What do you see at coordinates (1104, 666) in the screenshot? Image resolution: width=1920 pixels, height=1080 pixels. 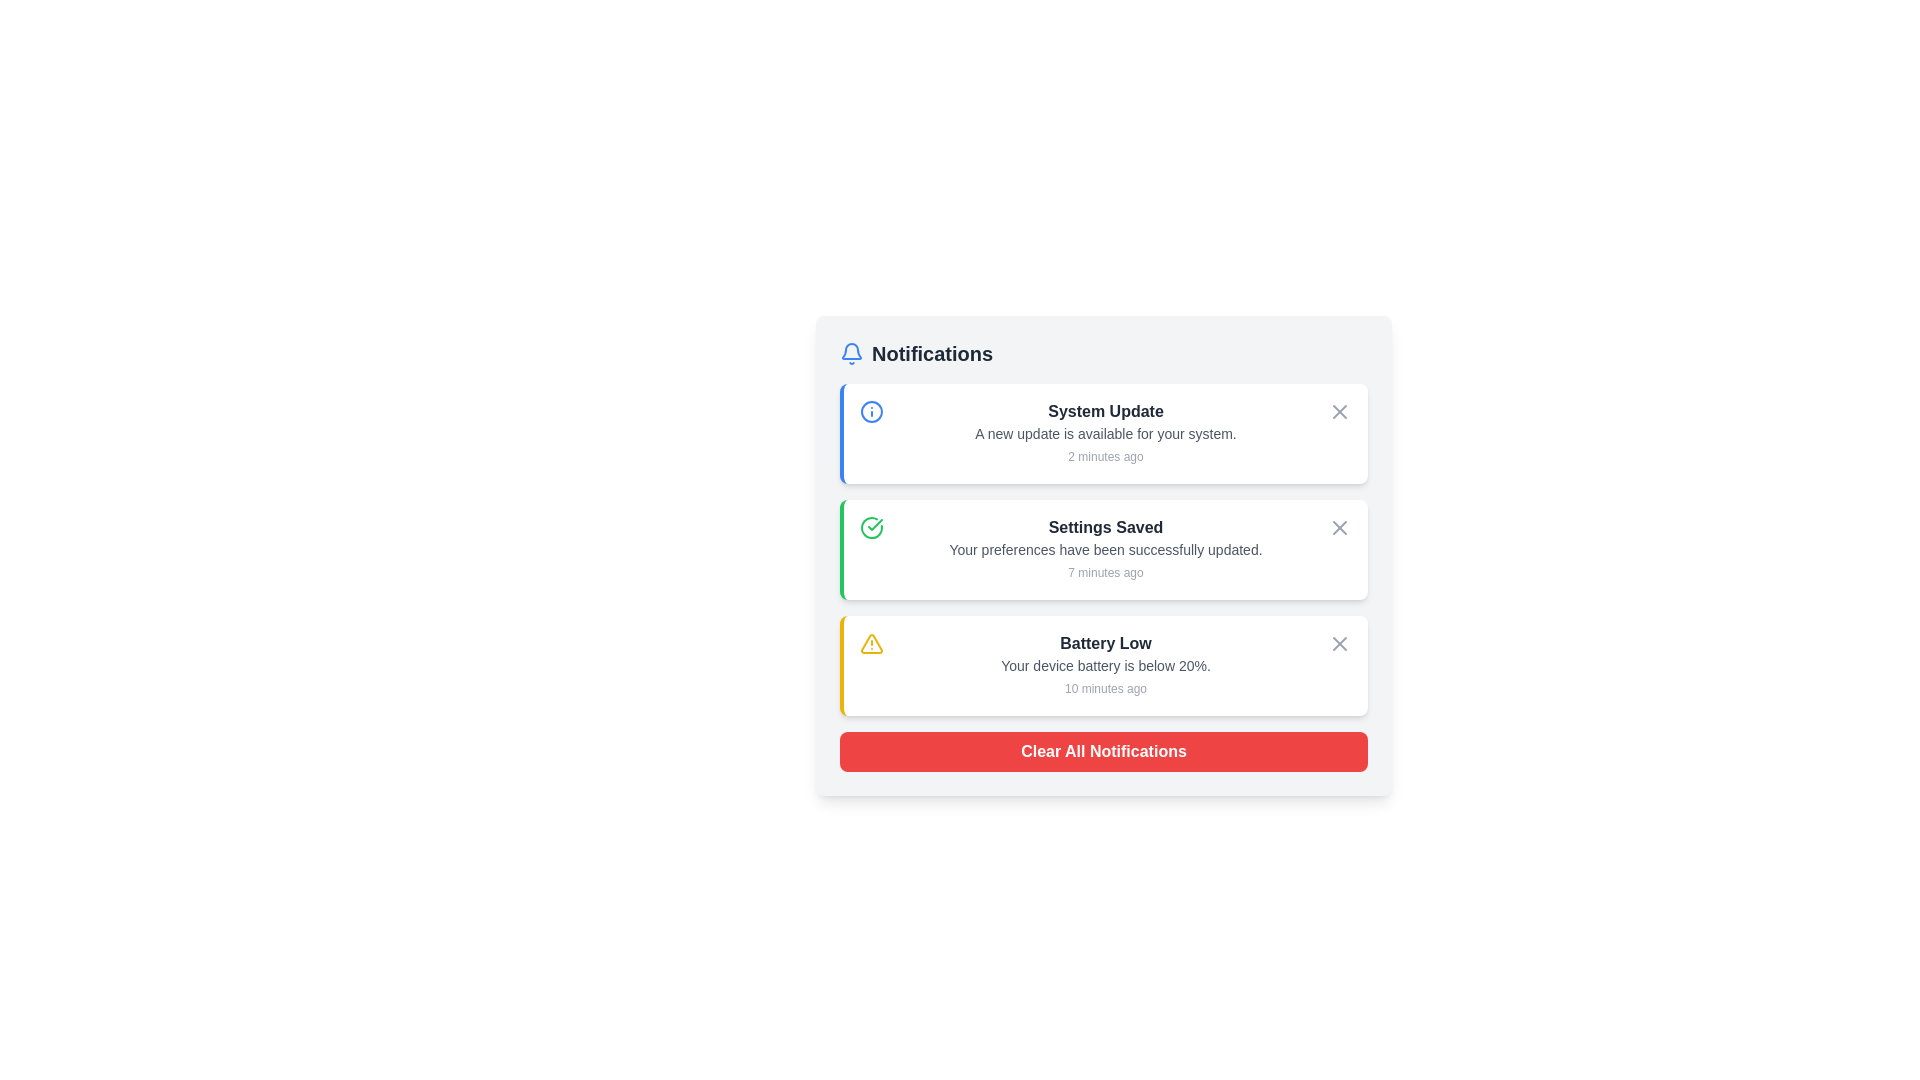 I see `notification text stating "Your device battery is below 20%" which is located below the bold title "Battery Low" in the notification panel` at bounding box center [1104, 666].